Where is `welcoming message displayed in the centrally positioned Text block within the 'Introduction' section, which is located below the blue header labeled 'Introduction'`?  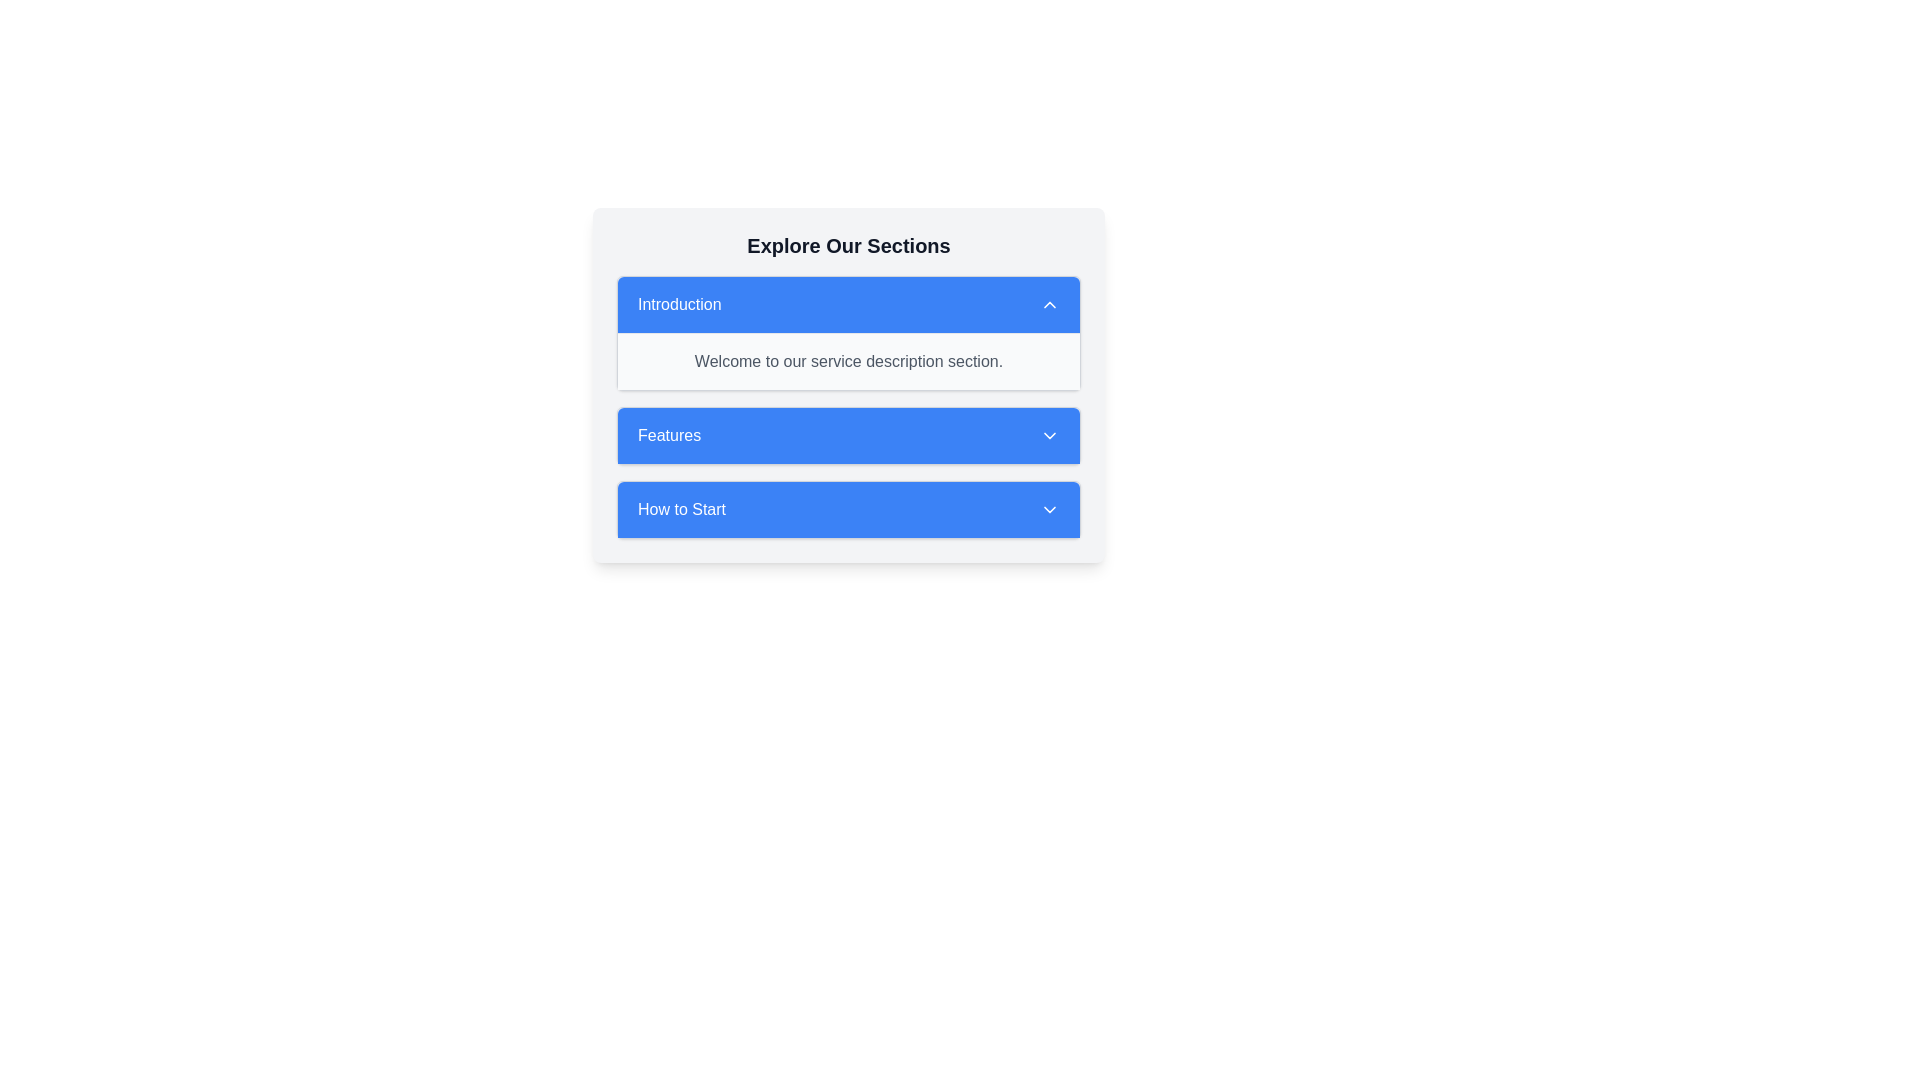 welcoming message displayed in the centrally positioned Text block within the 'Introduction' section, which is located below the blue header labeled 'Introduction' is located at coordinates (849, 362).